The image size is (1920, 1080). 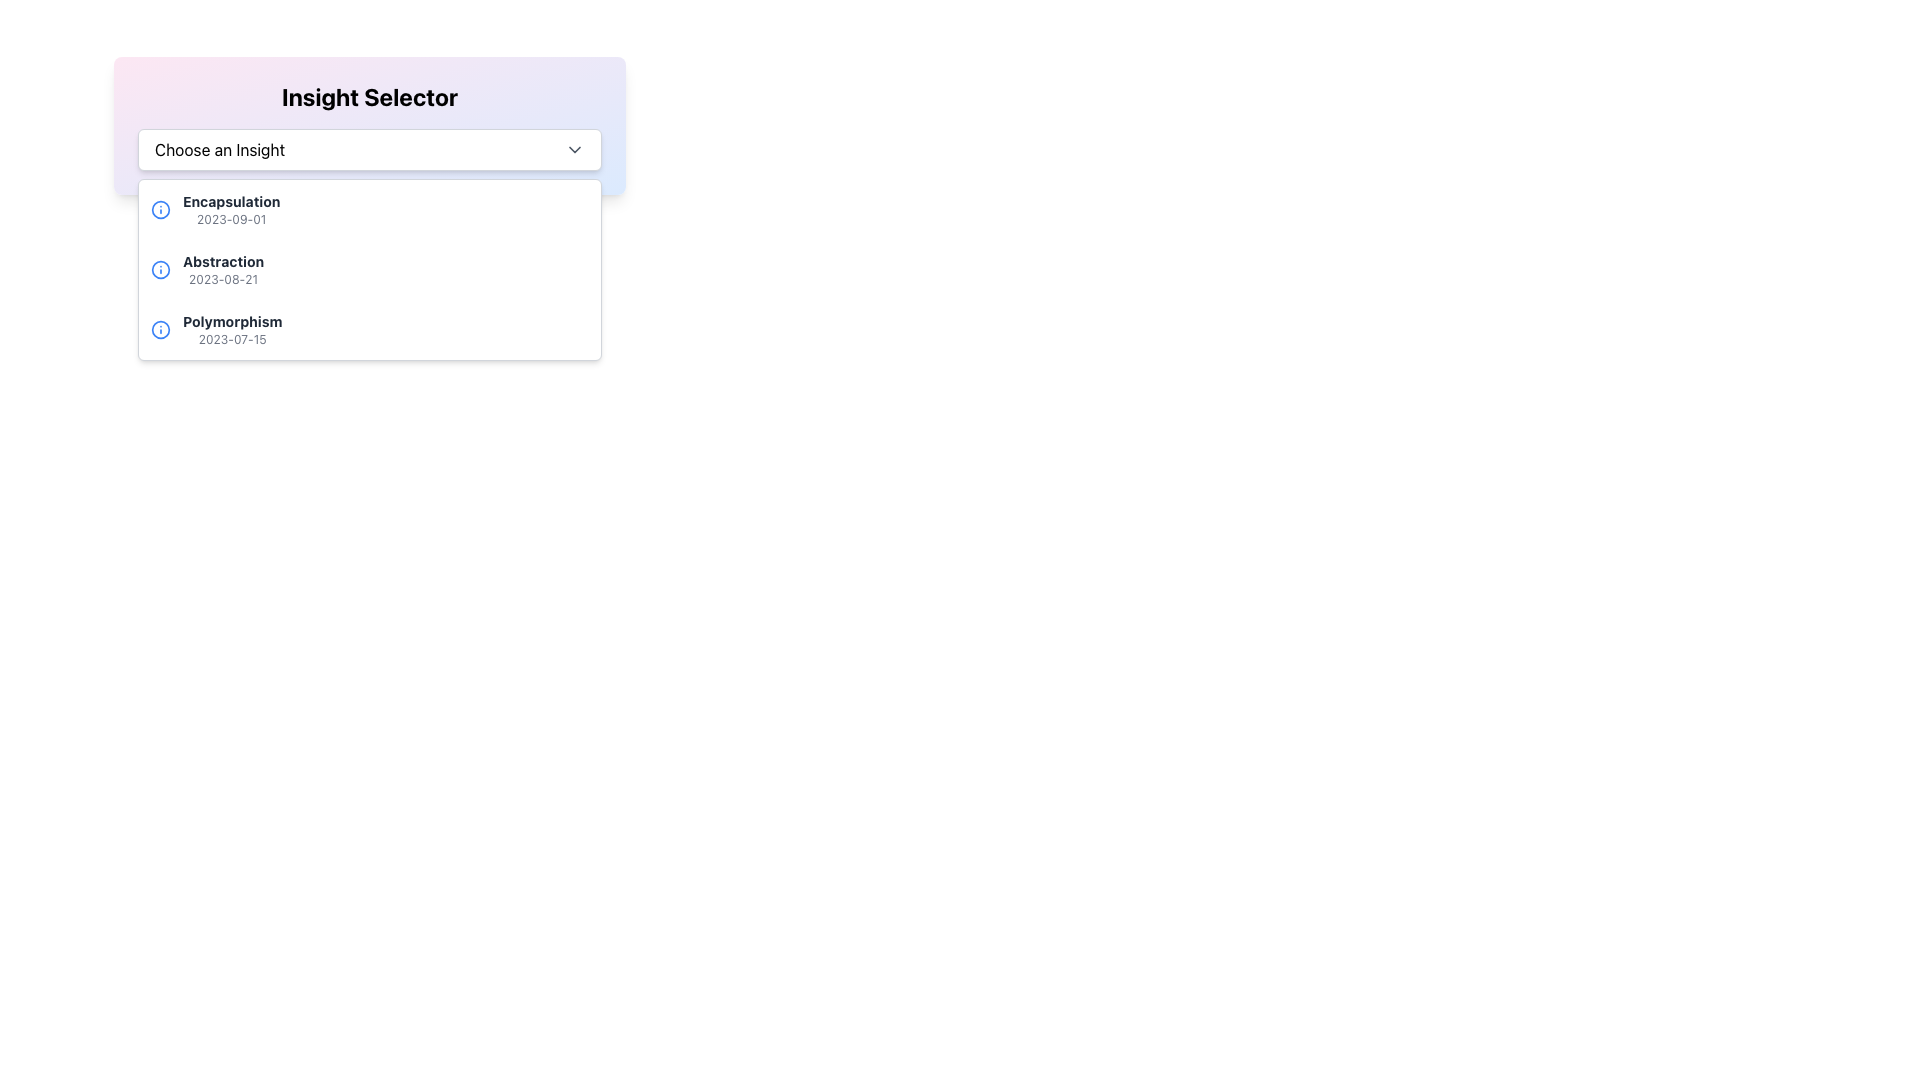 I want to click on the 'Insight Selector' dropdown menu, so click(x=369, y=126).